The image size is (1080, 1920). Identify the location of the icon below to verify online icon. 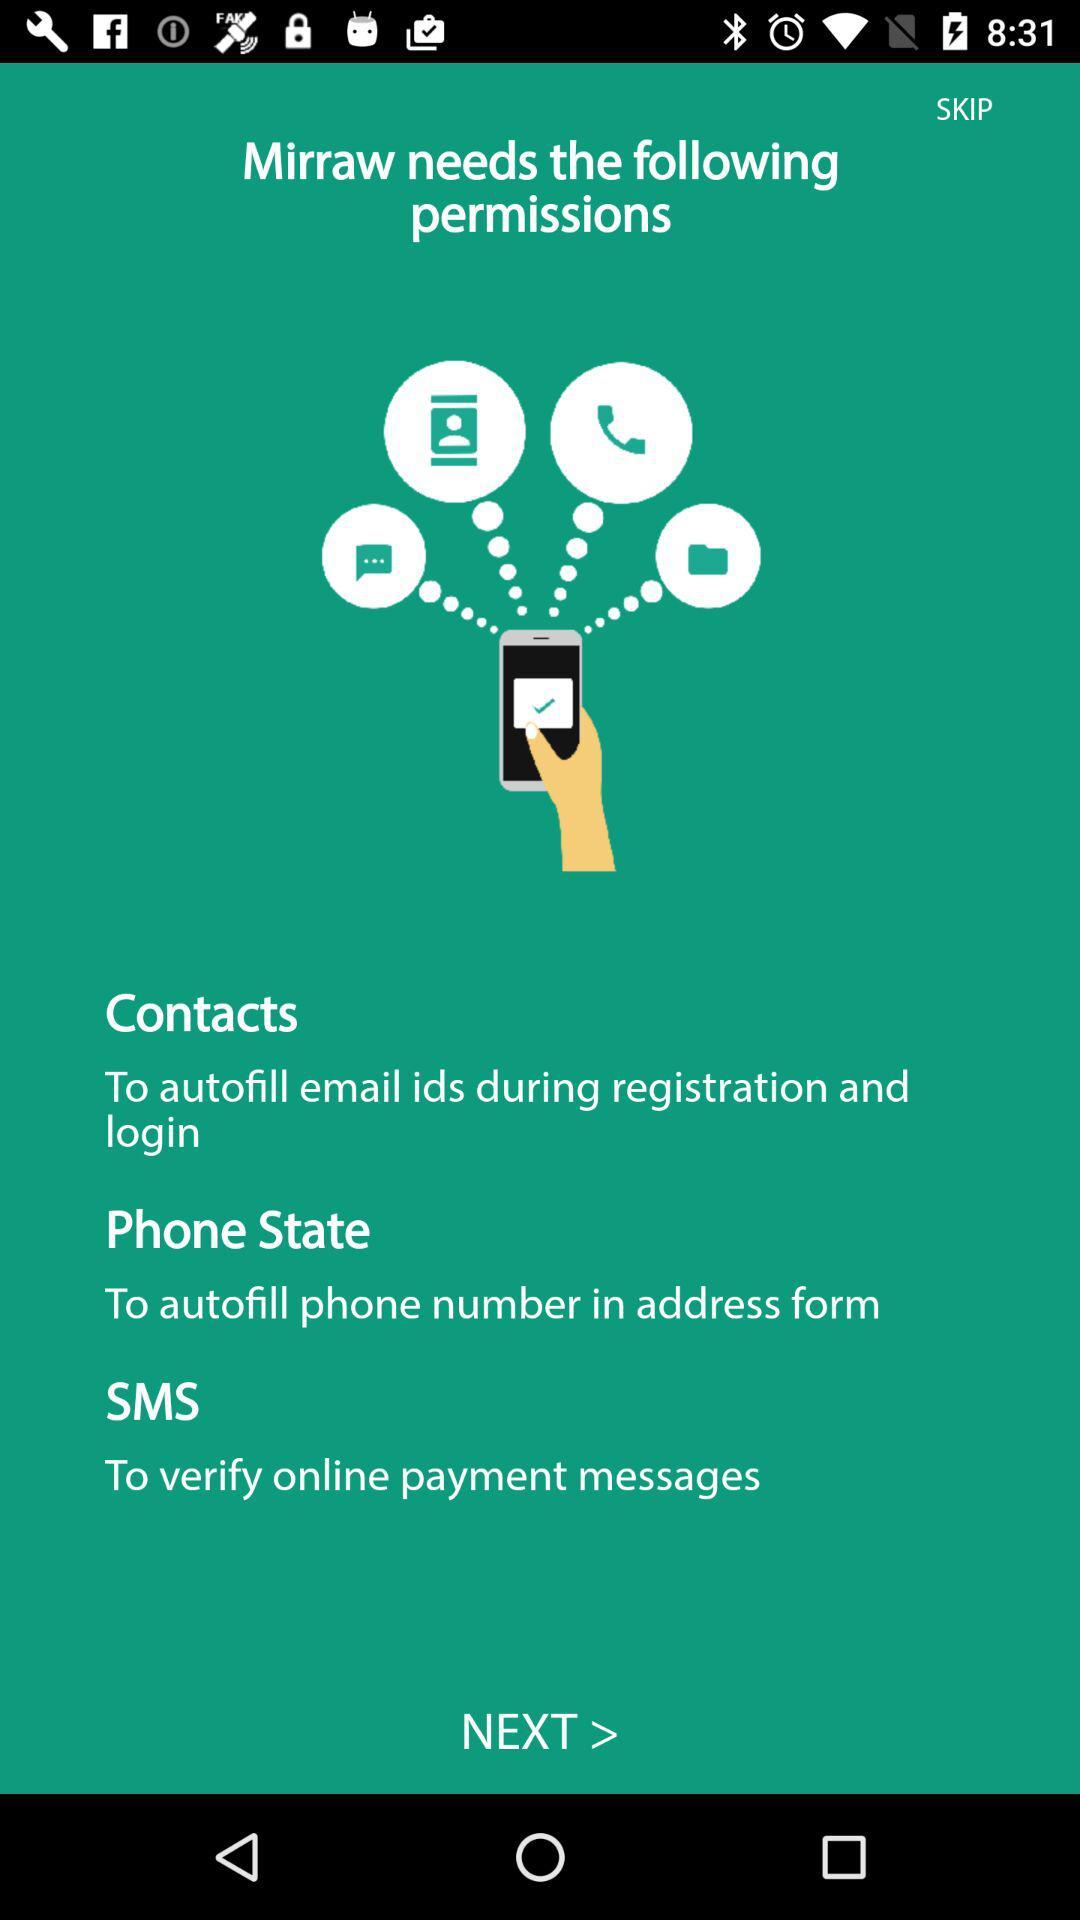
(540, 1730).